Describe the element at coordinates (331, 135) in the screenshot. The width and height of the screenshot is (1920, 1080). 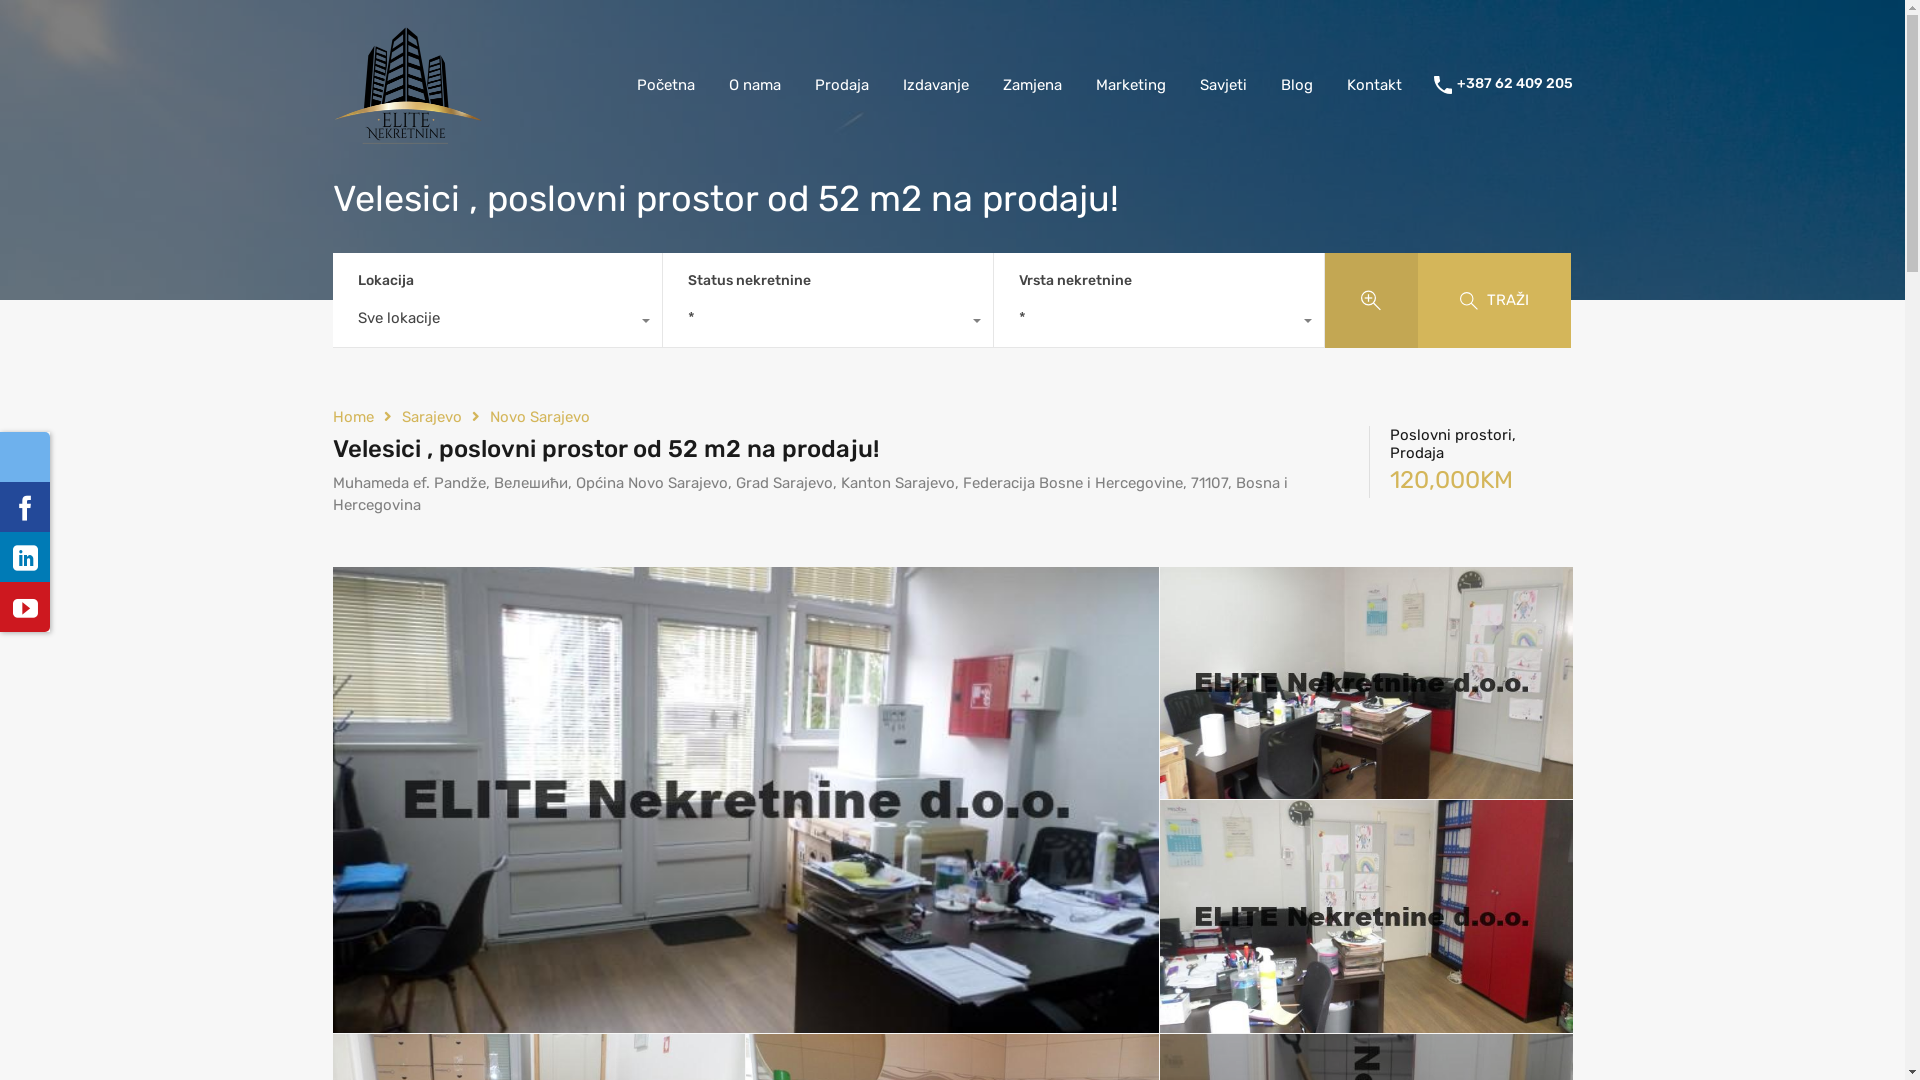
I see `'ELITE Nekretnine d.o.o.'` at that location.